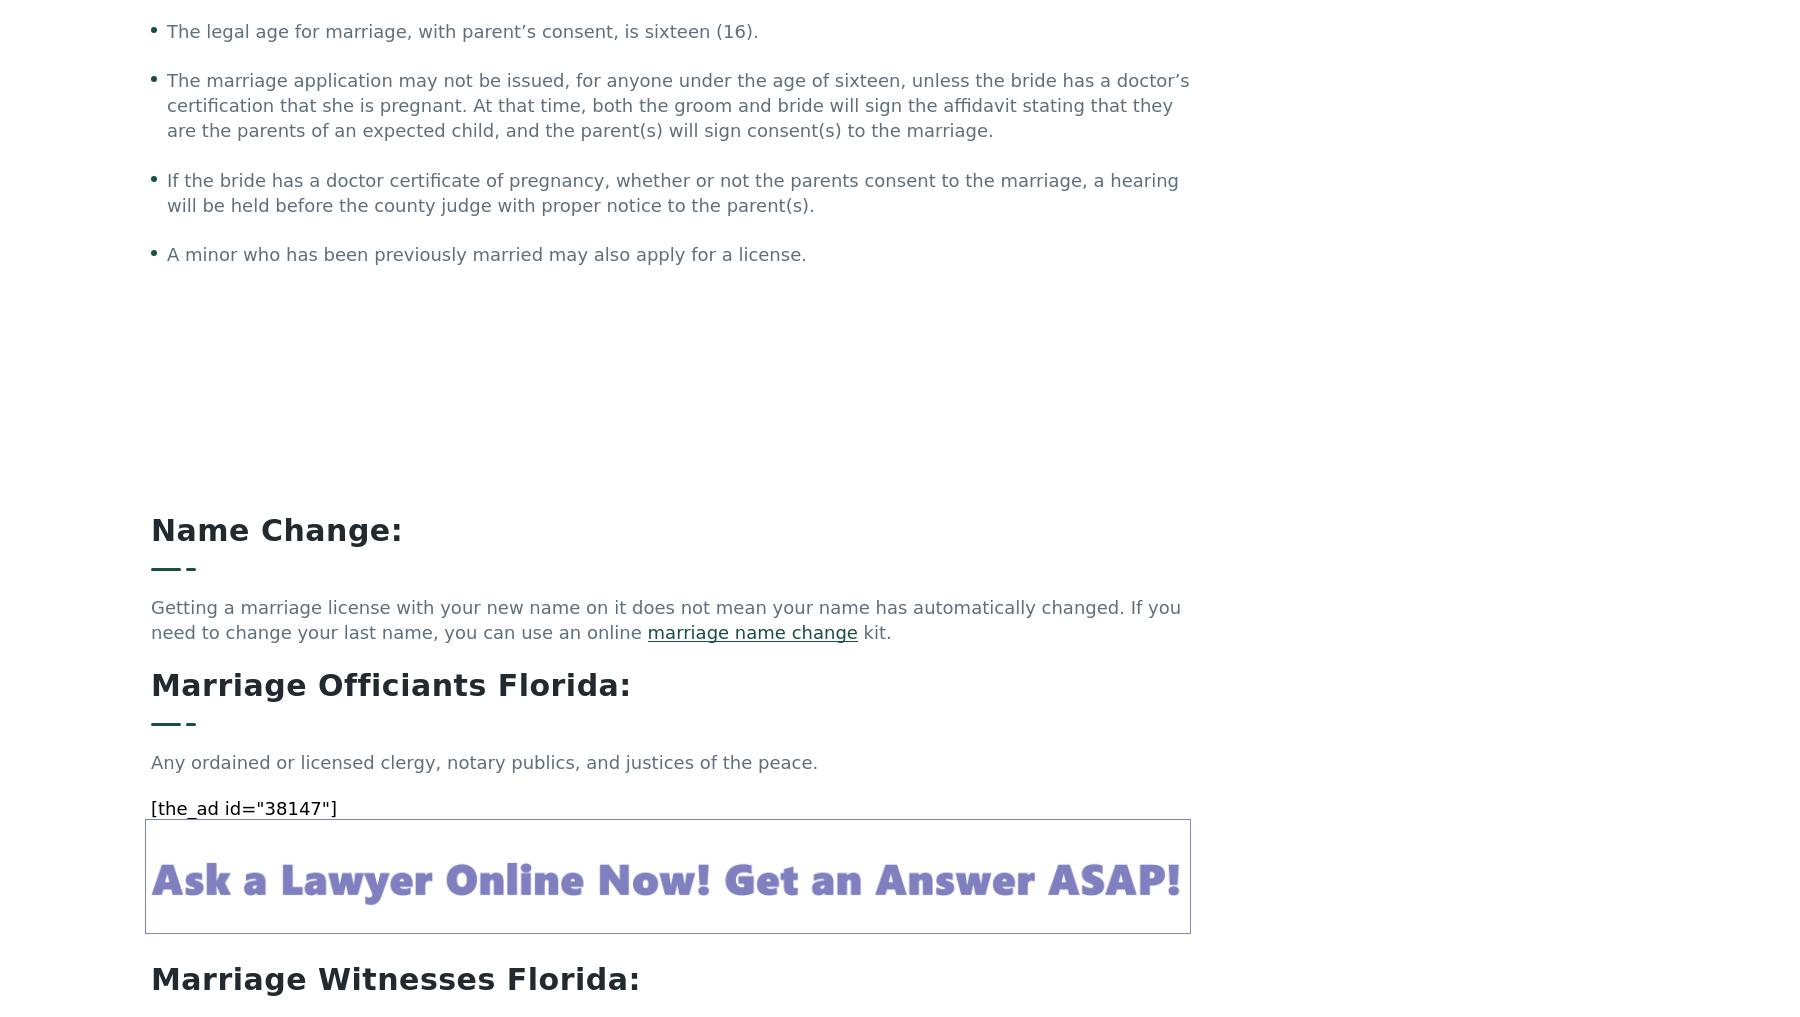  Describe the element at coordinates (489, 899) in the screenshot. I see `'Copy of Certificate of Marriage License'` at that location.